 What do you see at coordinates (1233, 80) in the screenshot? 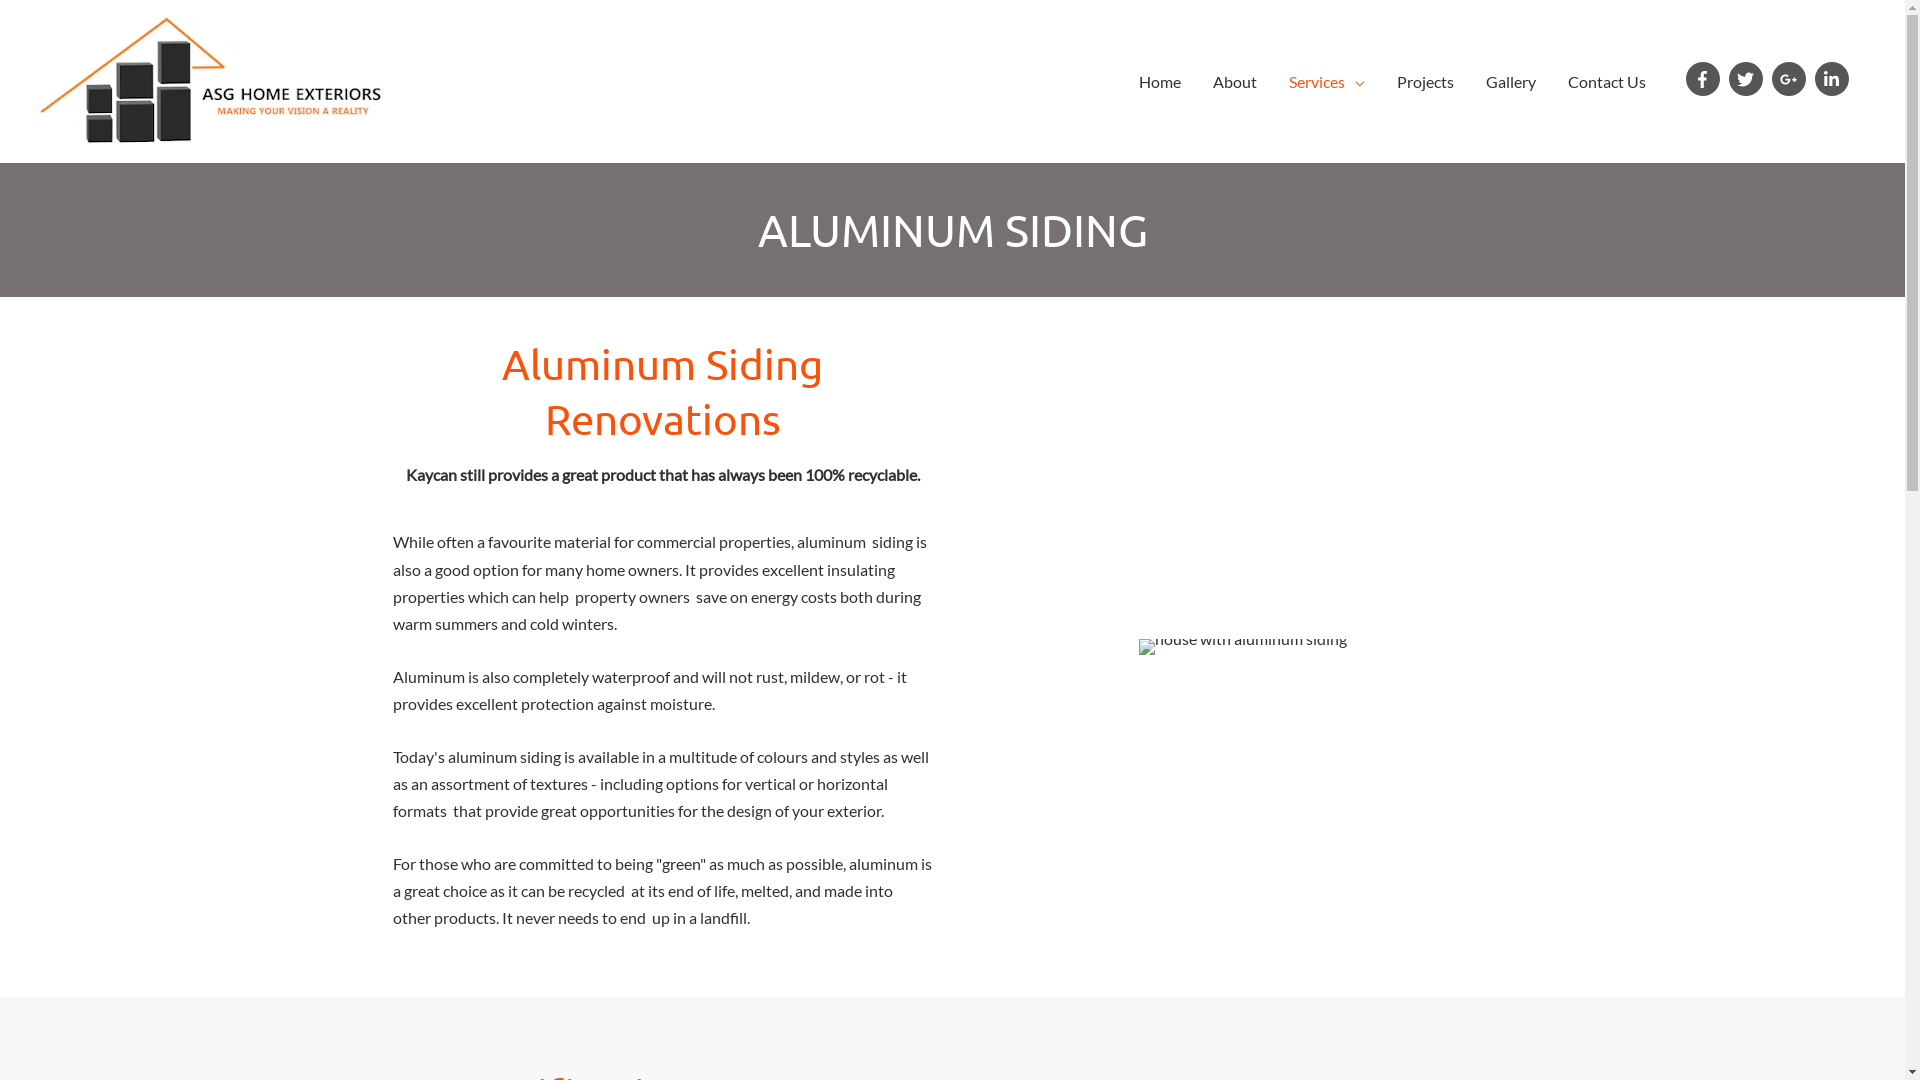
I see `'About'` at bounding box center [1233, 80].